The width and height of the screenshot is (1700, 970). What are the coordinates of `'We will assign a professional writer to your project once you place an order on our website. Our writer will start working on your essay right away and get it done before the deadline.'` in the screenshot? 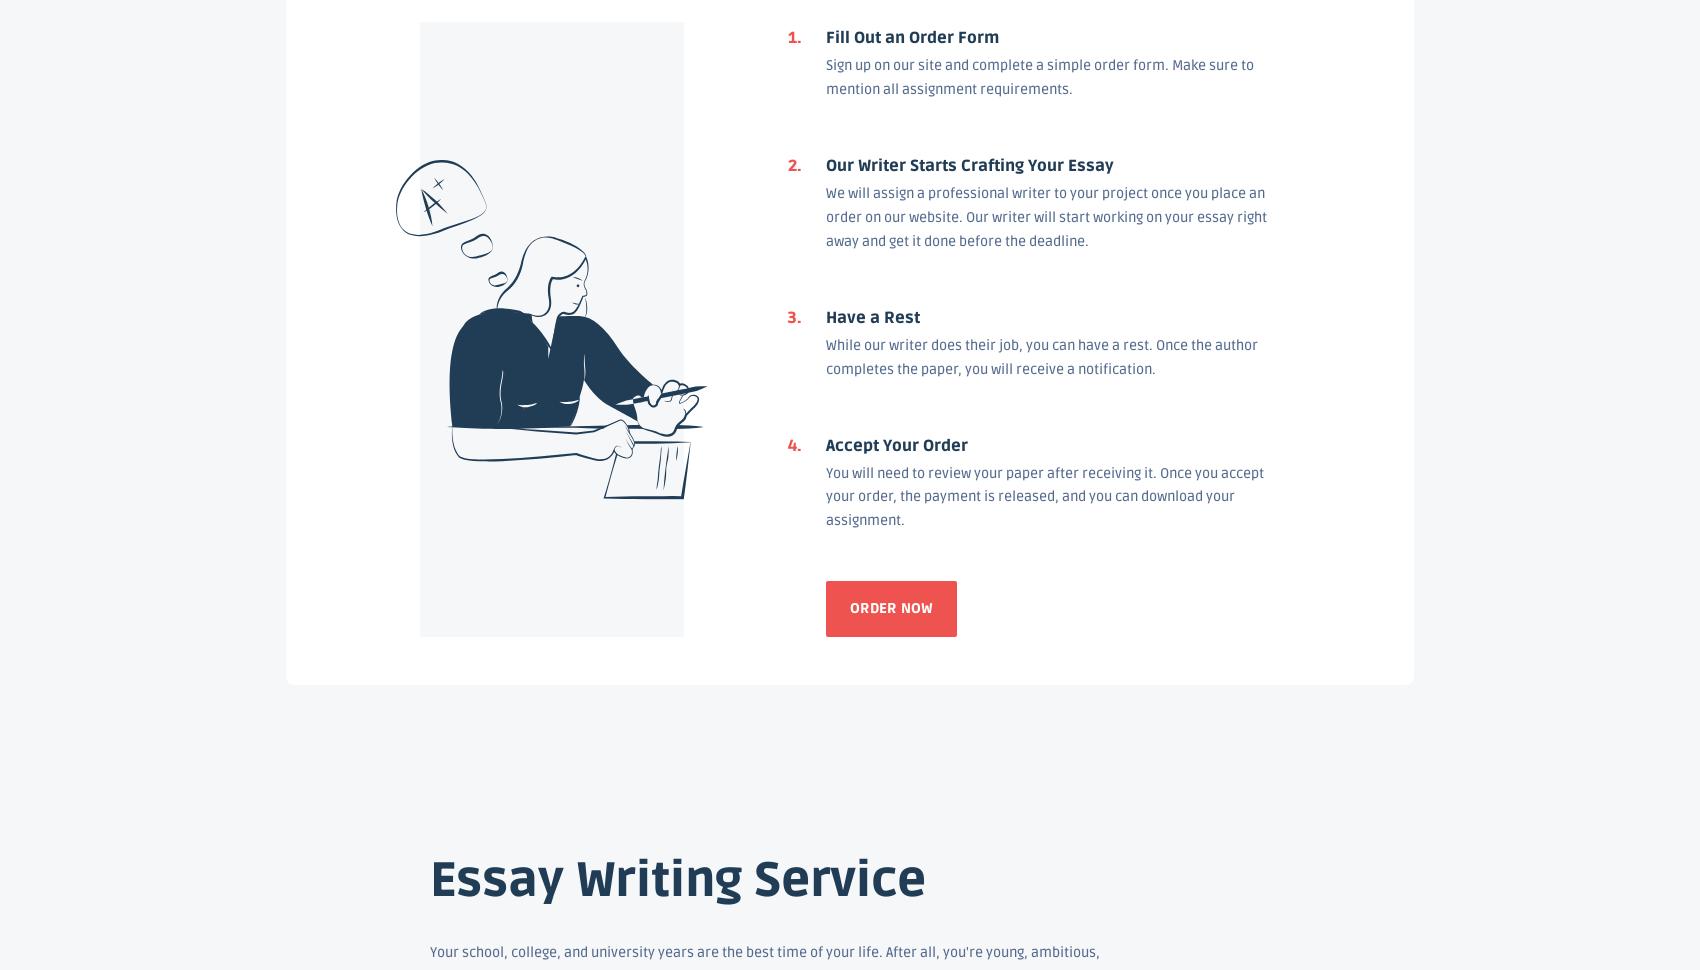 It's located at (1044, 216).